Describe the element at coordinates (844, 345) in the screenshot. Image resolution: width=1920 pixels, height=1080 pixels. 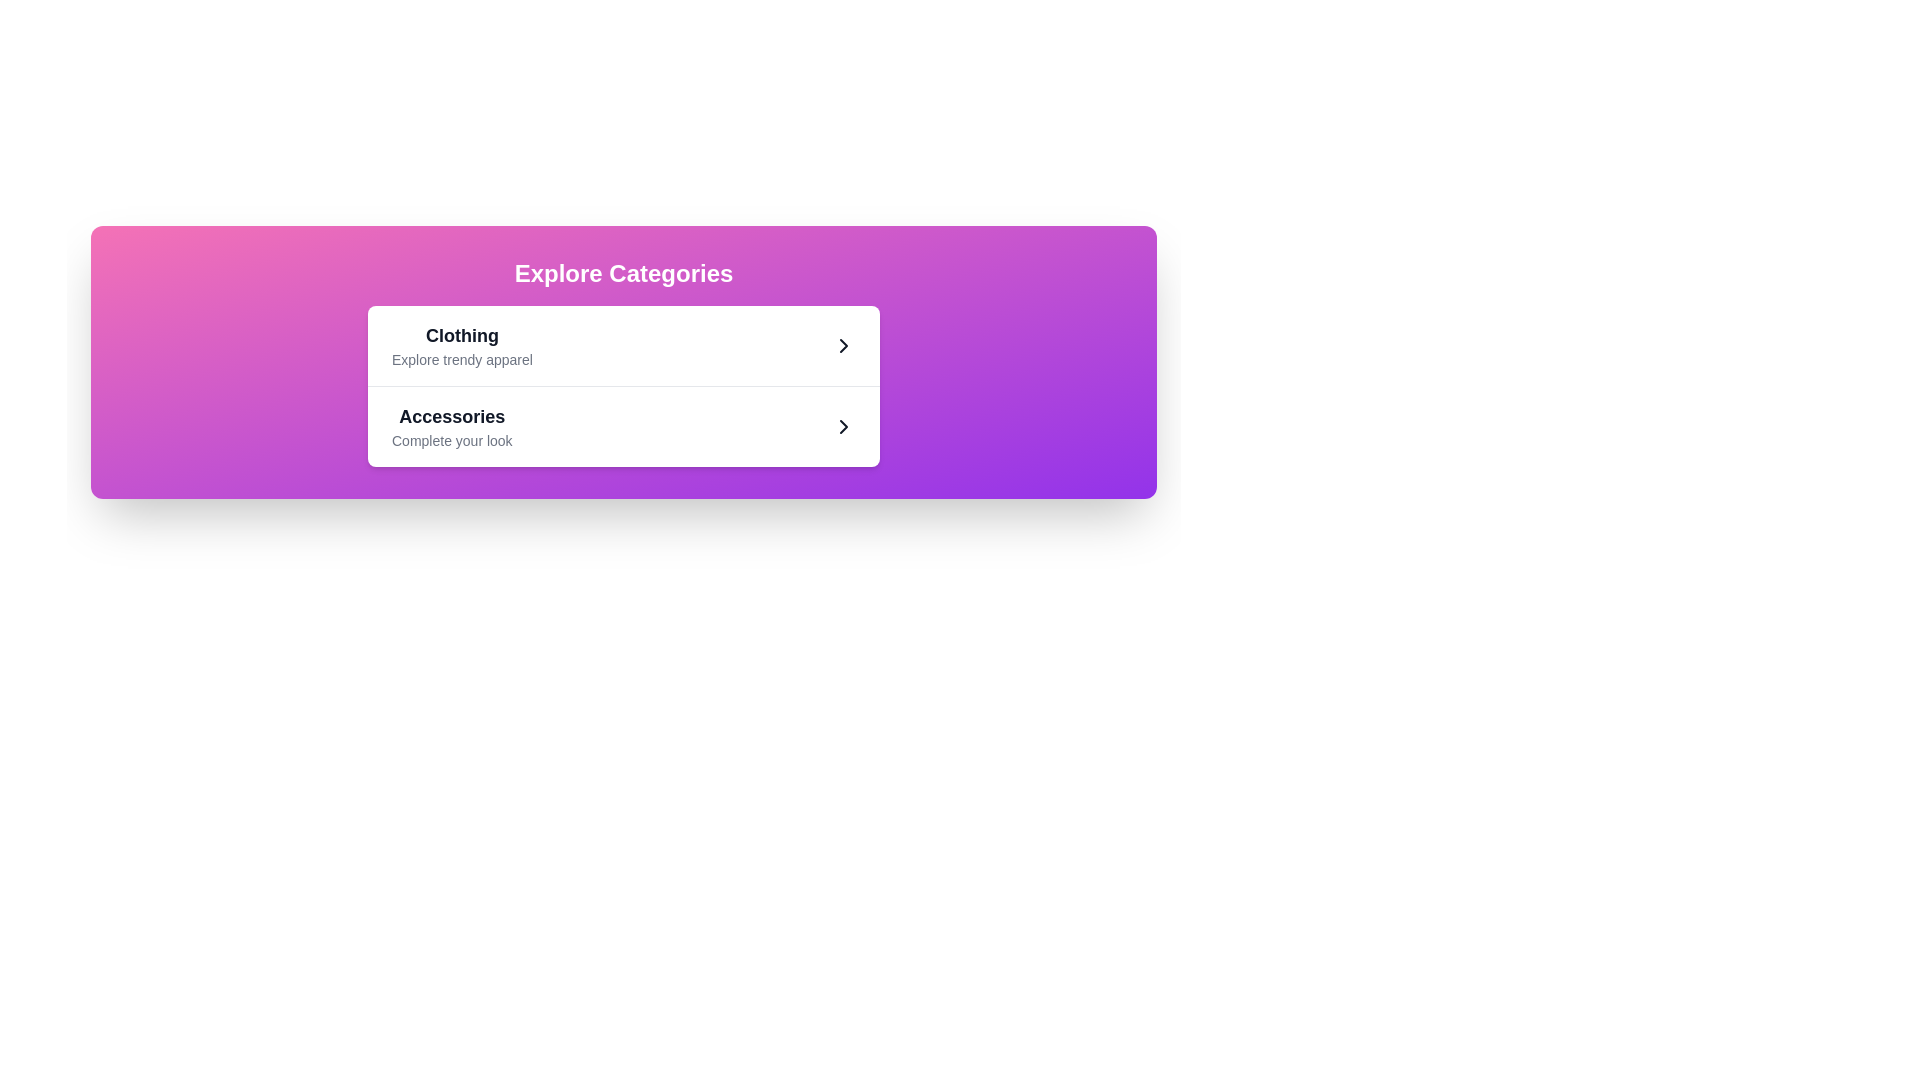
I see `the status of the icon located at the right end of the 'Clothing' list item, which indicates navigation or interaction for exploring trendy apparel` at that location.